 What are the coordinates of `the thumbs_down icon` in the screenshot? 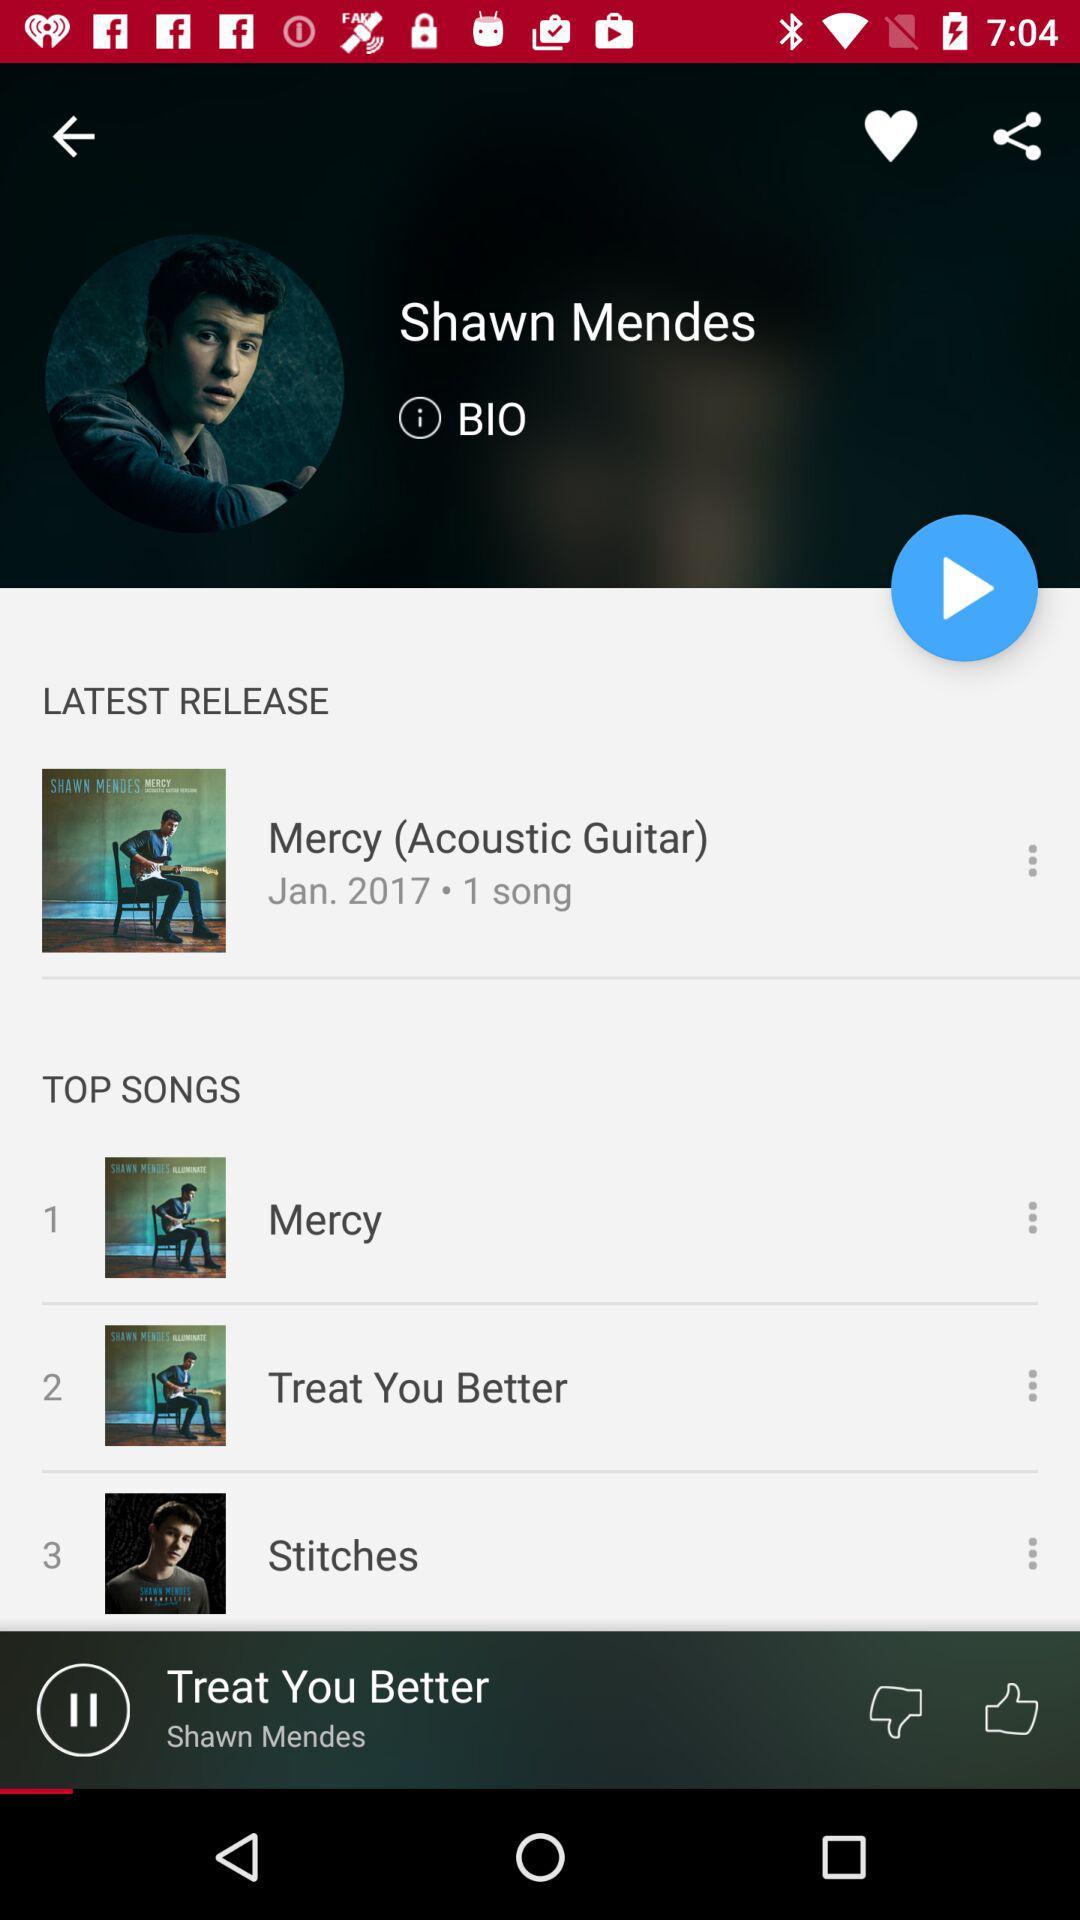 It's located at (894, 1708).